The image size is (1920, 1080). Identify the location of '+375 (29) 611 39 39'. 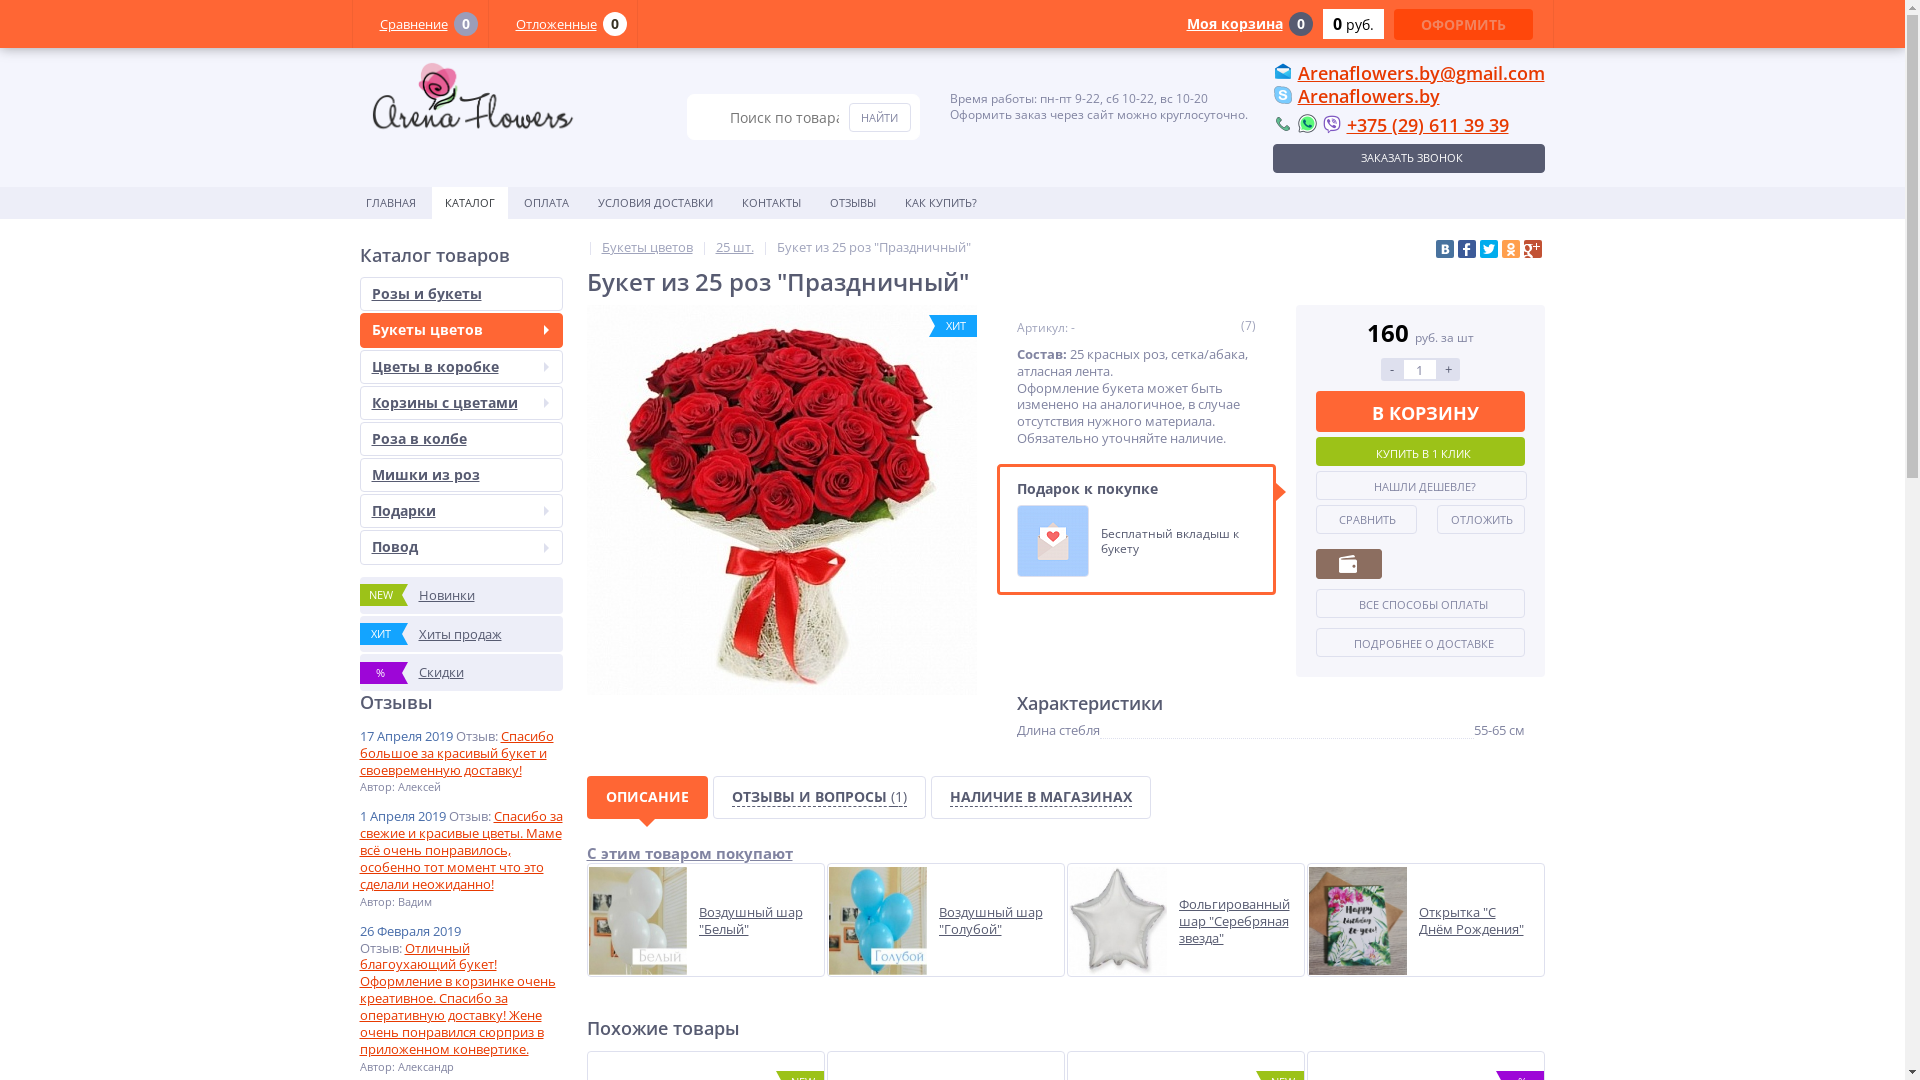
(1425, 124).